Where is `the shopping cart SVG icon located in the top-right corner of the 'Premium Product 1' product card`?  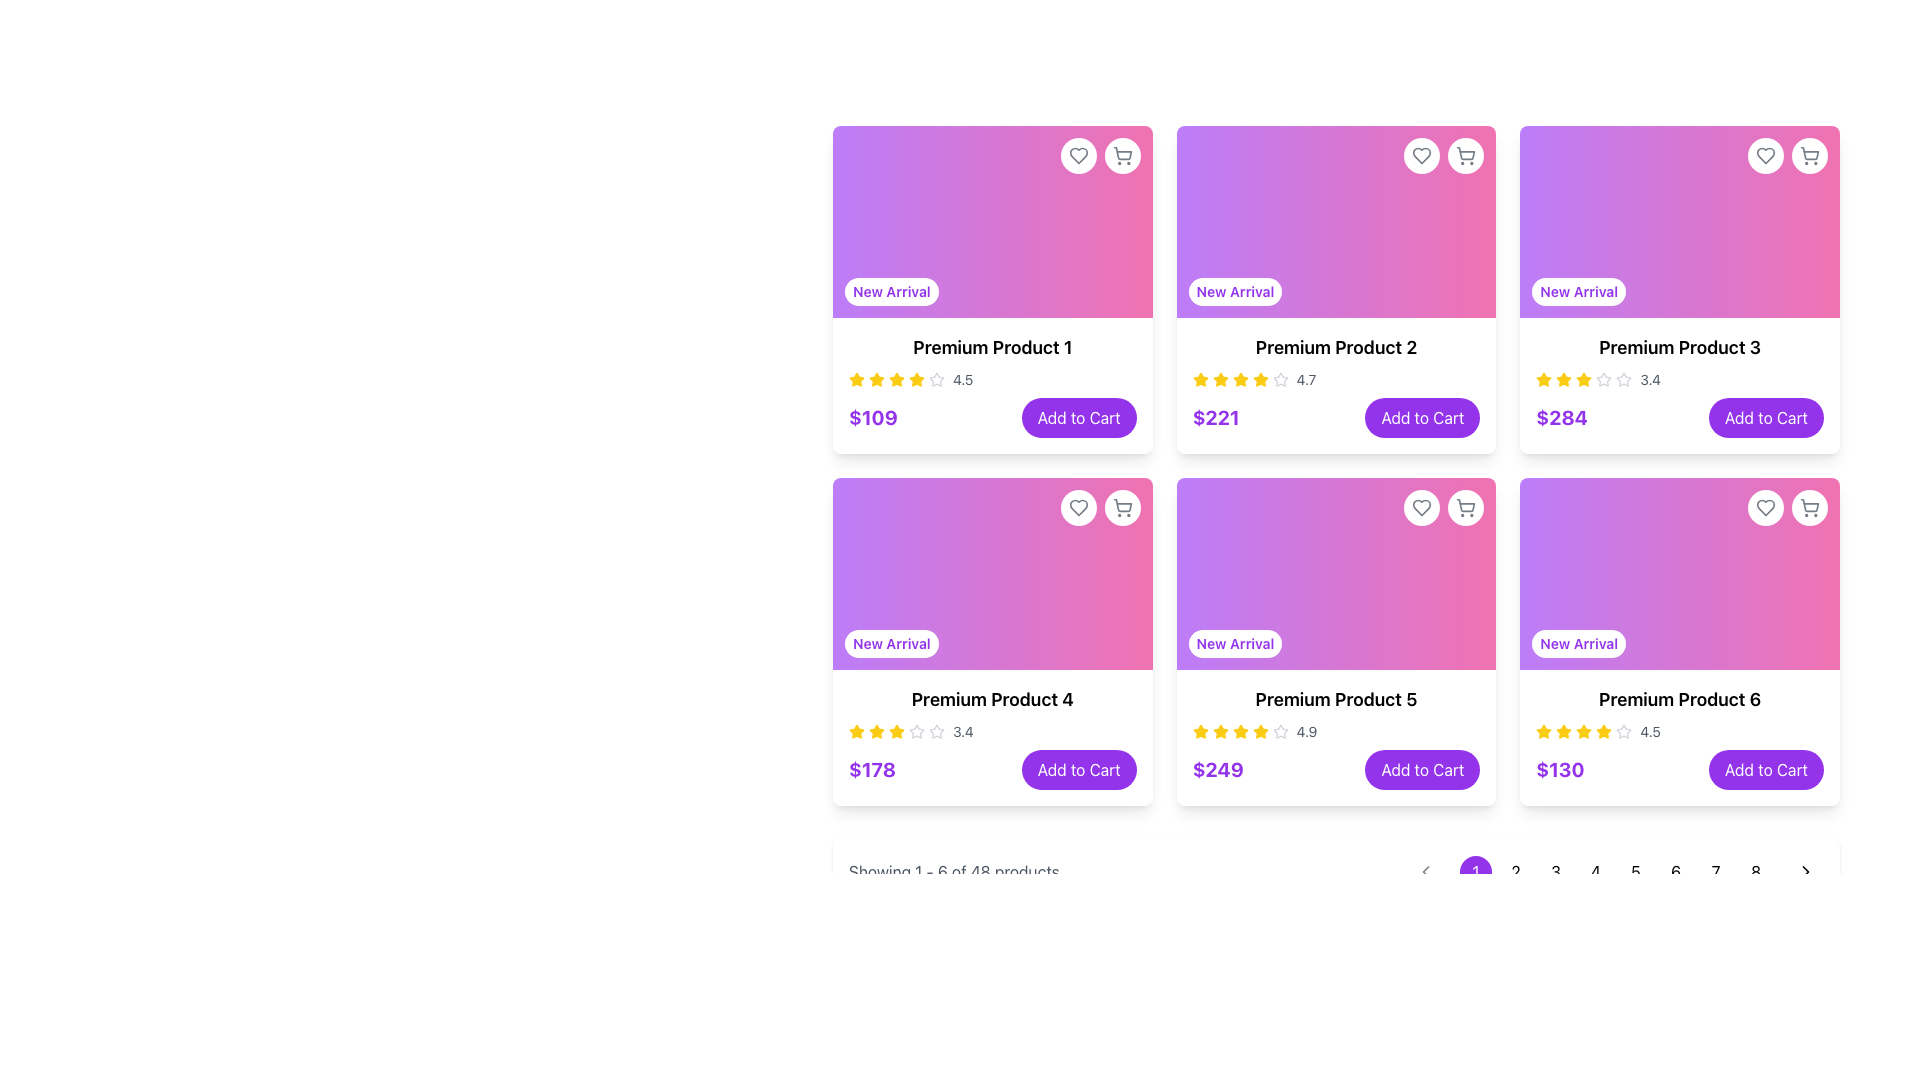
the shopping cart SVG icon located in the top-right corner of the 'Premium Product 1' product card is located at coordinates (1122, 154).